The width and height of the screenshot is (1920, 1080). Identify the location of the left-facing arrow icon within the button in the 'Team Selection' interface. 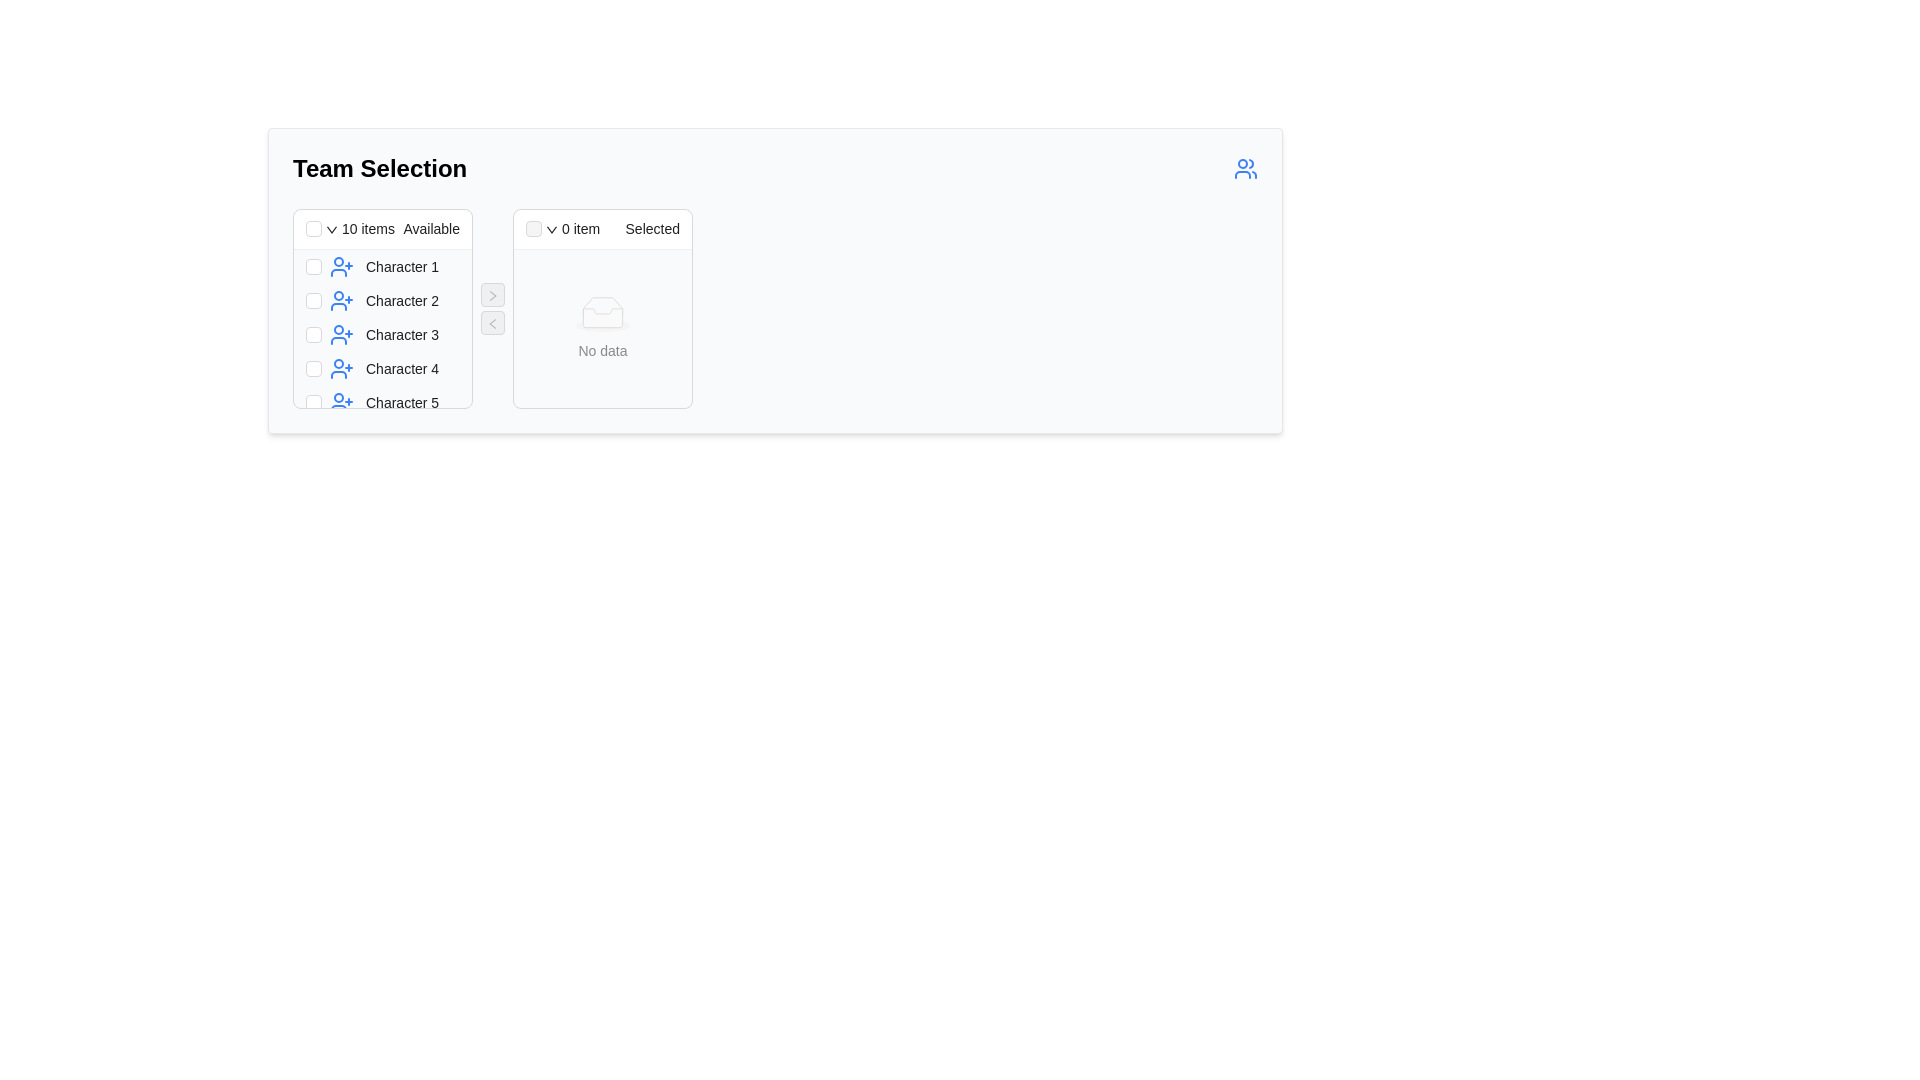
(493, 322).